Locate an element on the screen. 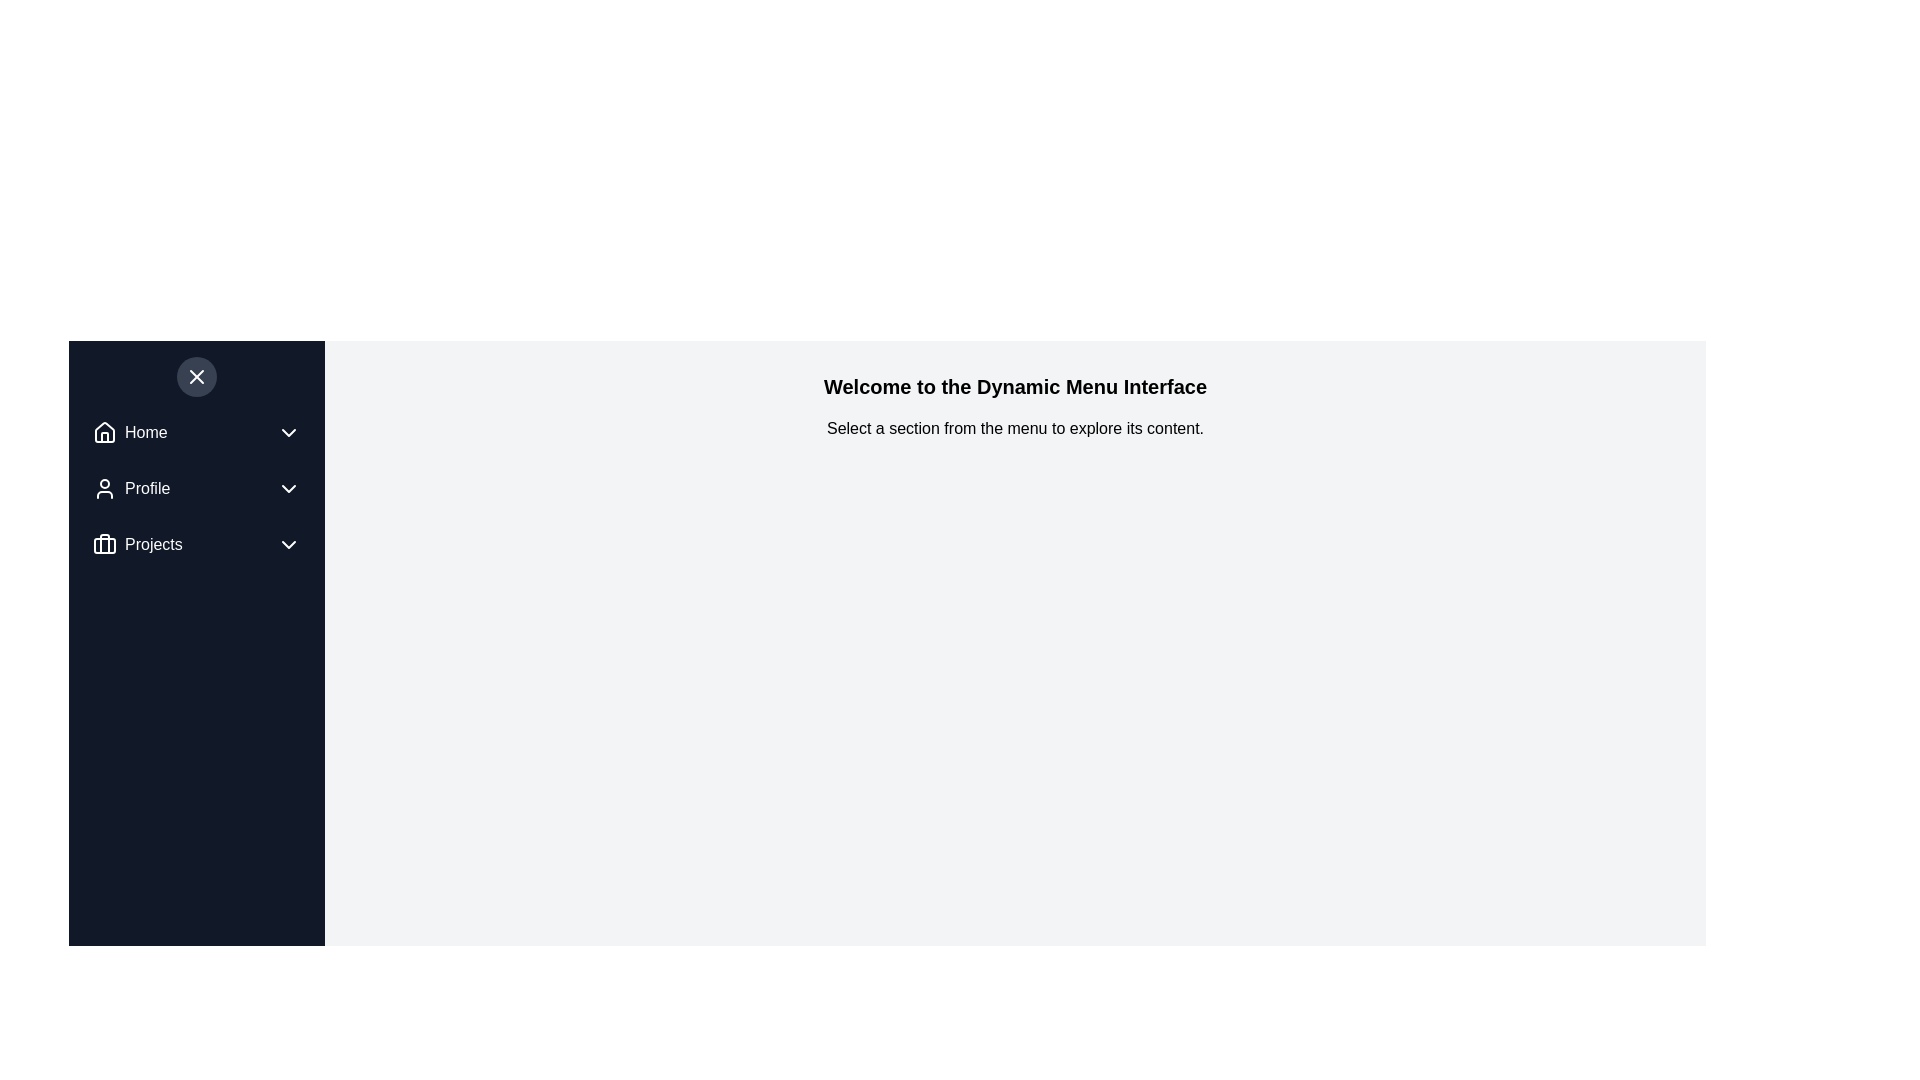 This screenshot has height=1080, width=1920. the house icon's lower central rectangle, which symbolizes an opening or door within the 'Home' menu item on the left sidebar is located at coordinates (104, 436).